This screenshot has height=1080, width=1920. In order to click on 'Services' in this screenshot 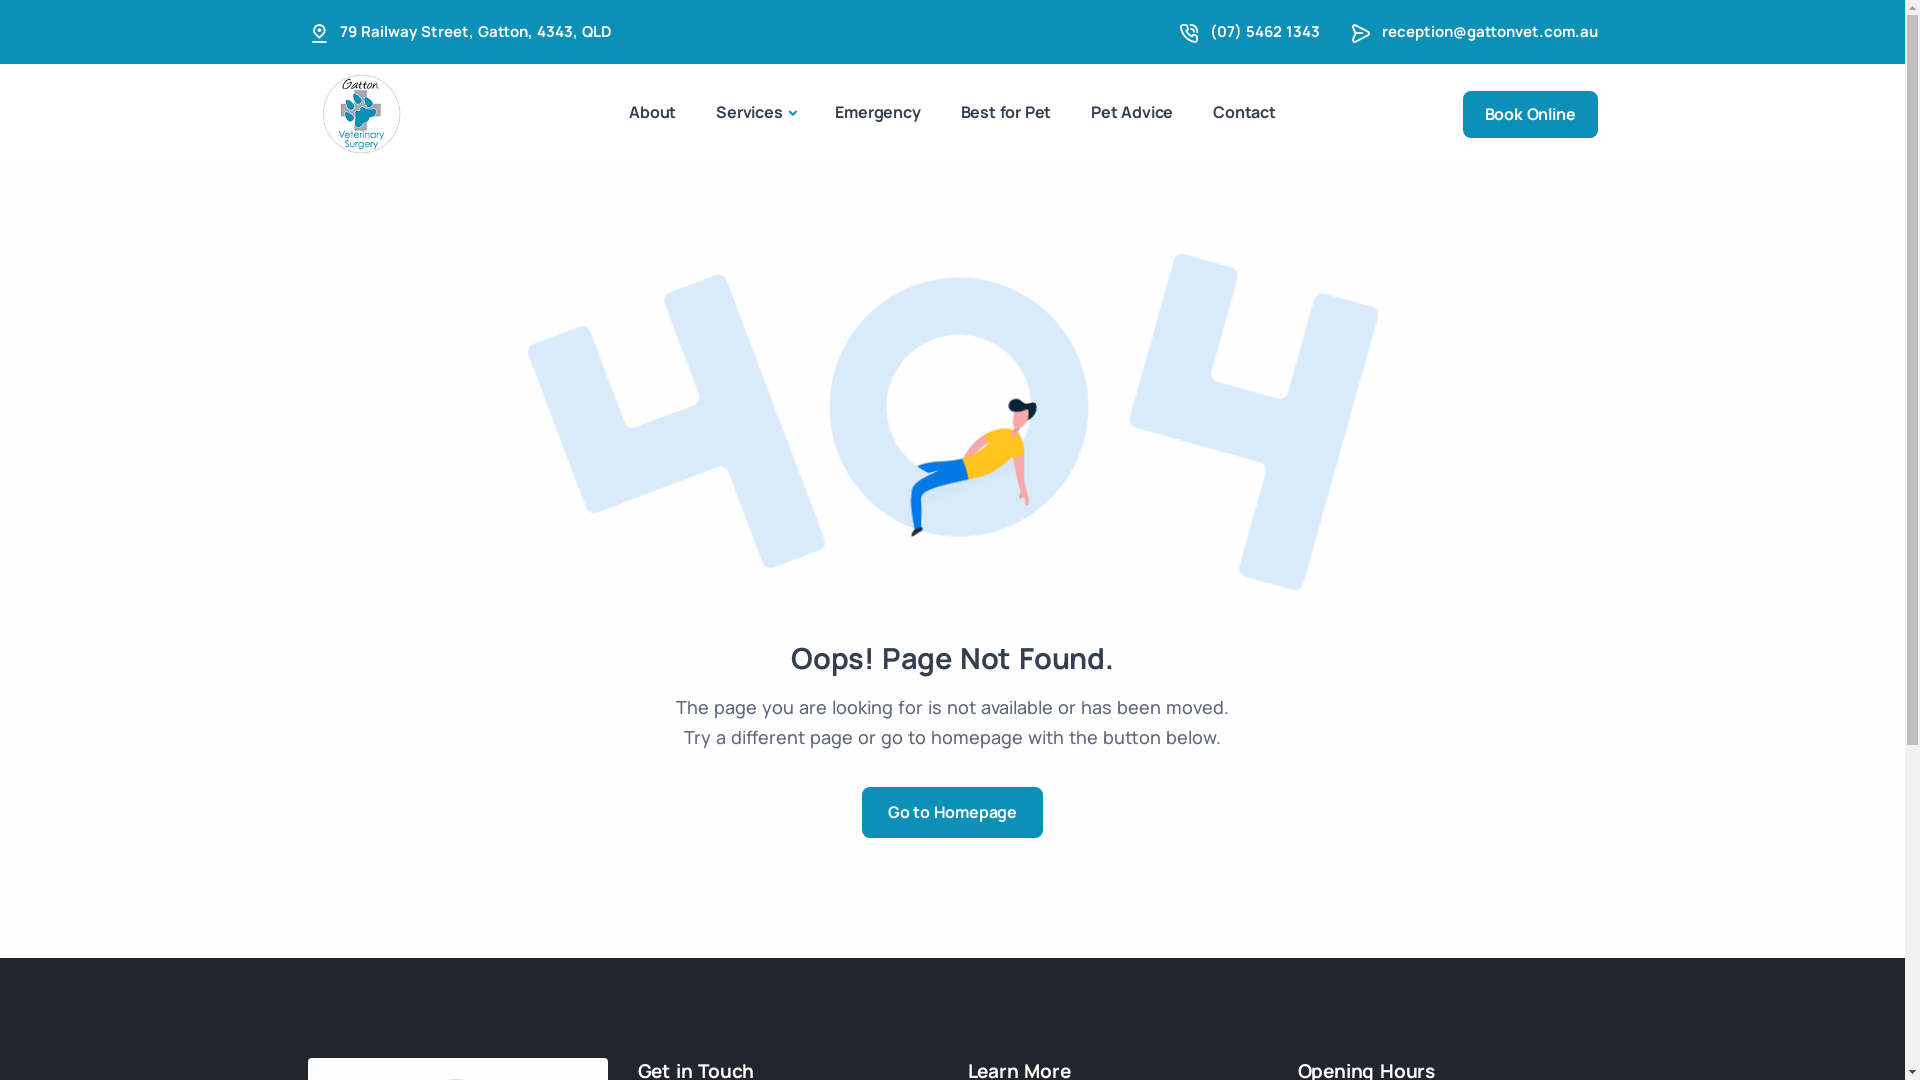, I will do `click(754, 114)`.